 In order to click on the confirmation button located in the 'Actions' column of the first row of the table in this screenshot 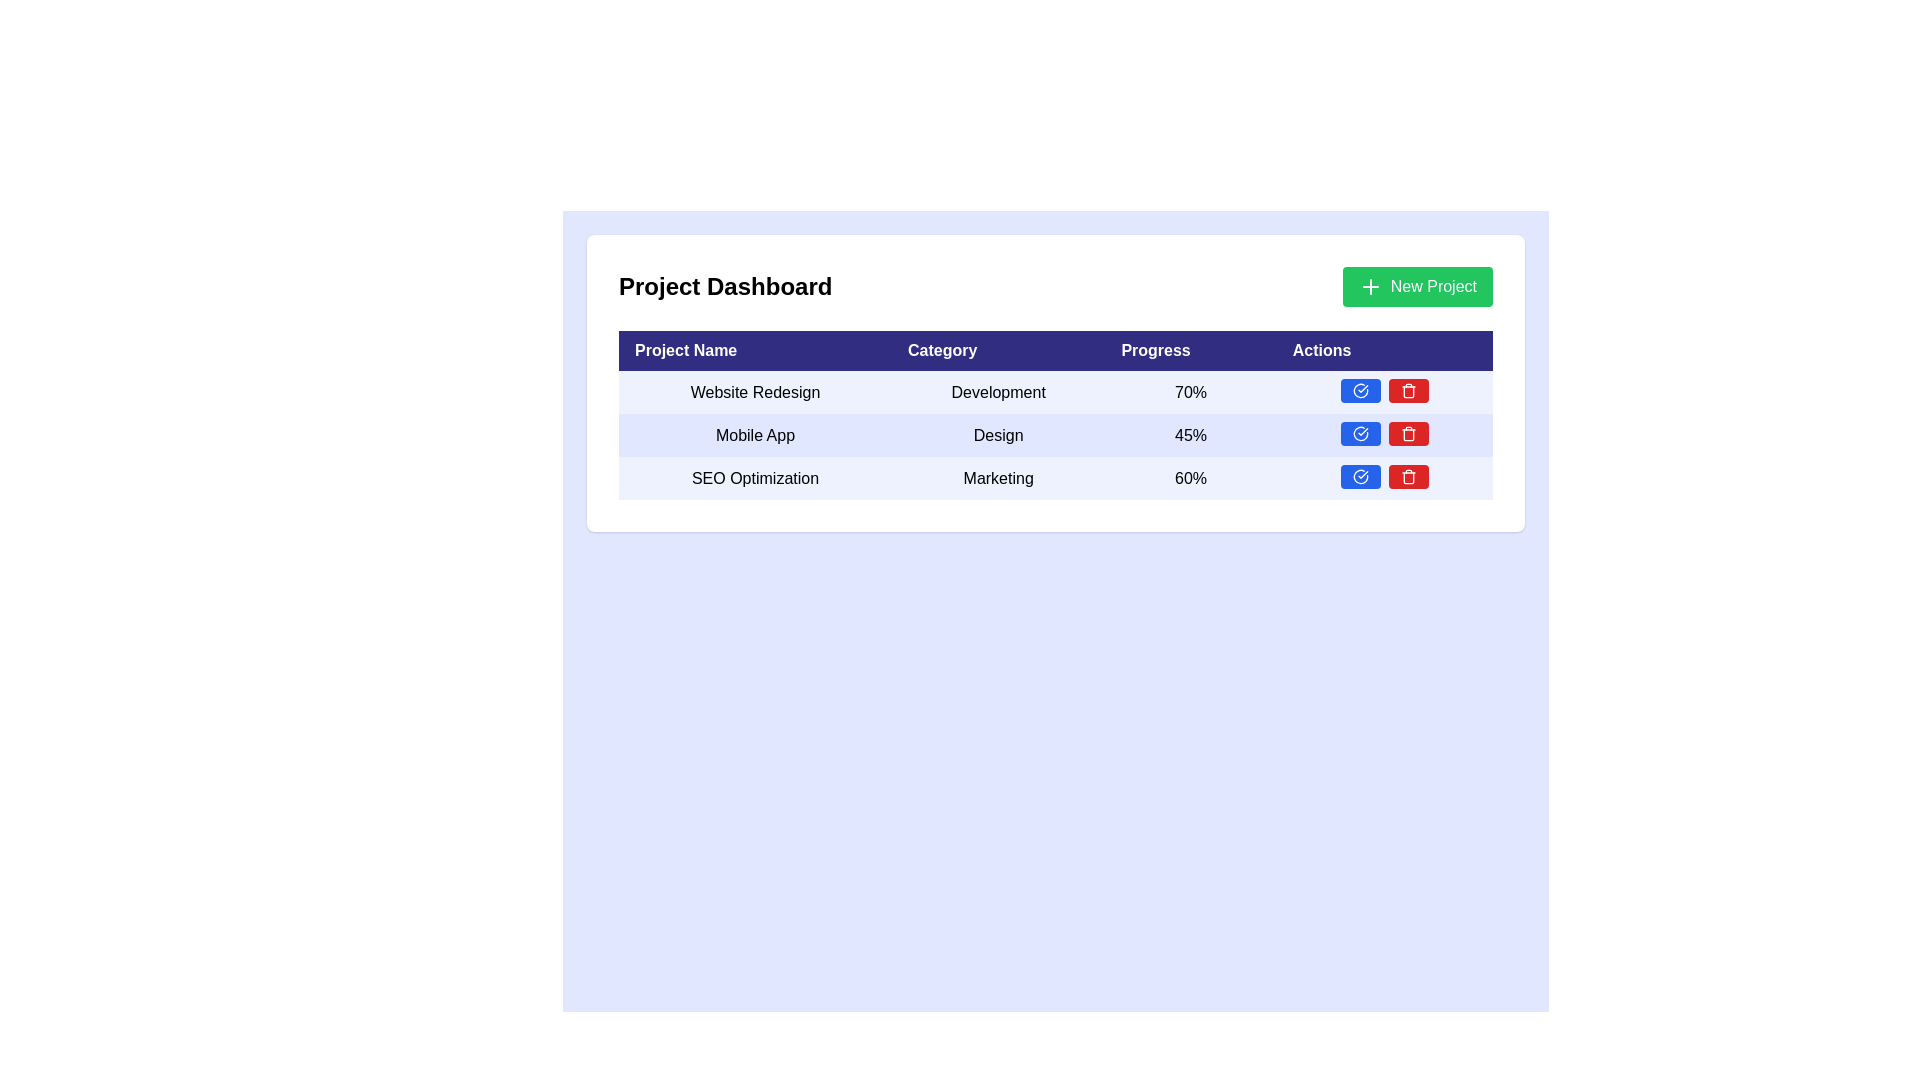, I will do `click(1360, 390)`.